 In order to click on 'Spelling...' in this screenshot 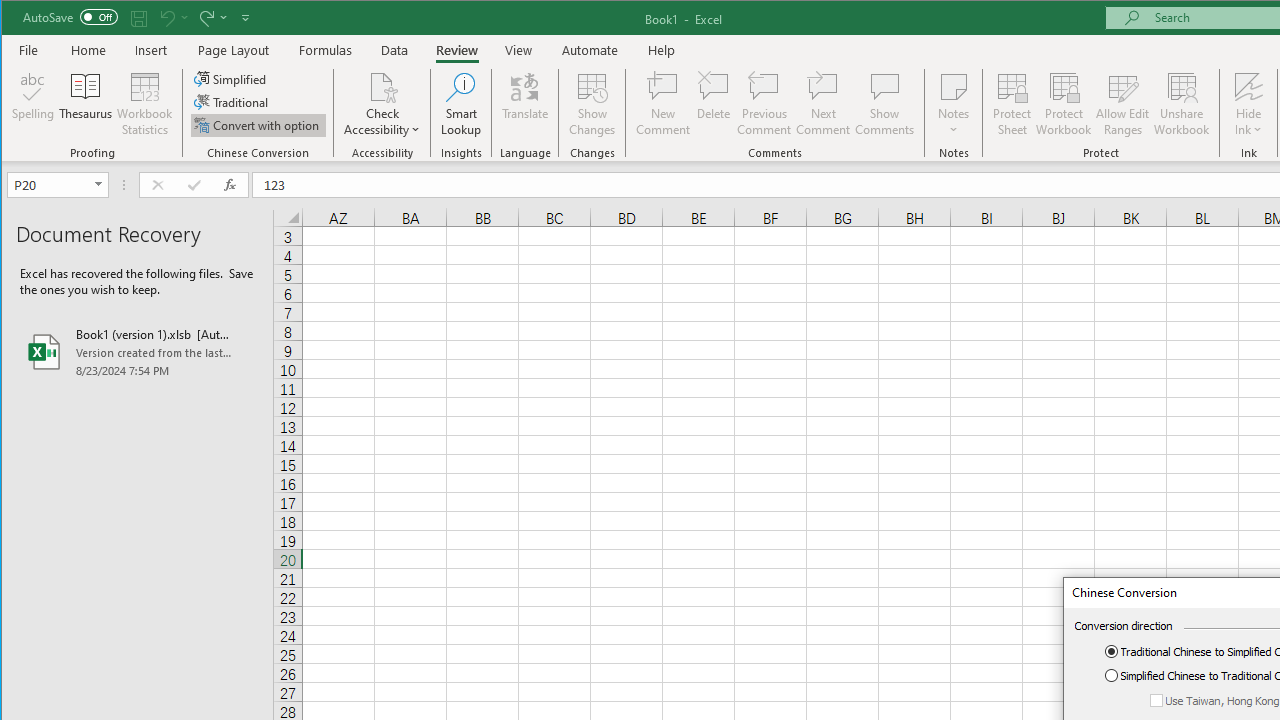, I will do `click(33, 104)`.